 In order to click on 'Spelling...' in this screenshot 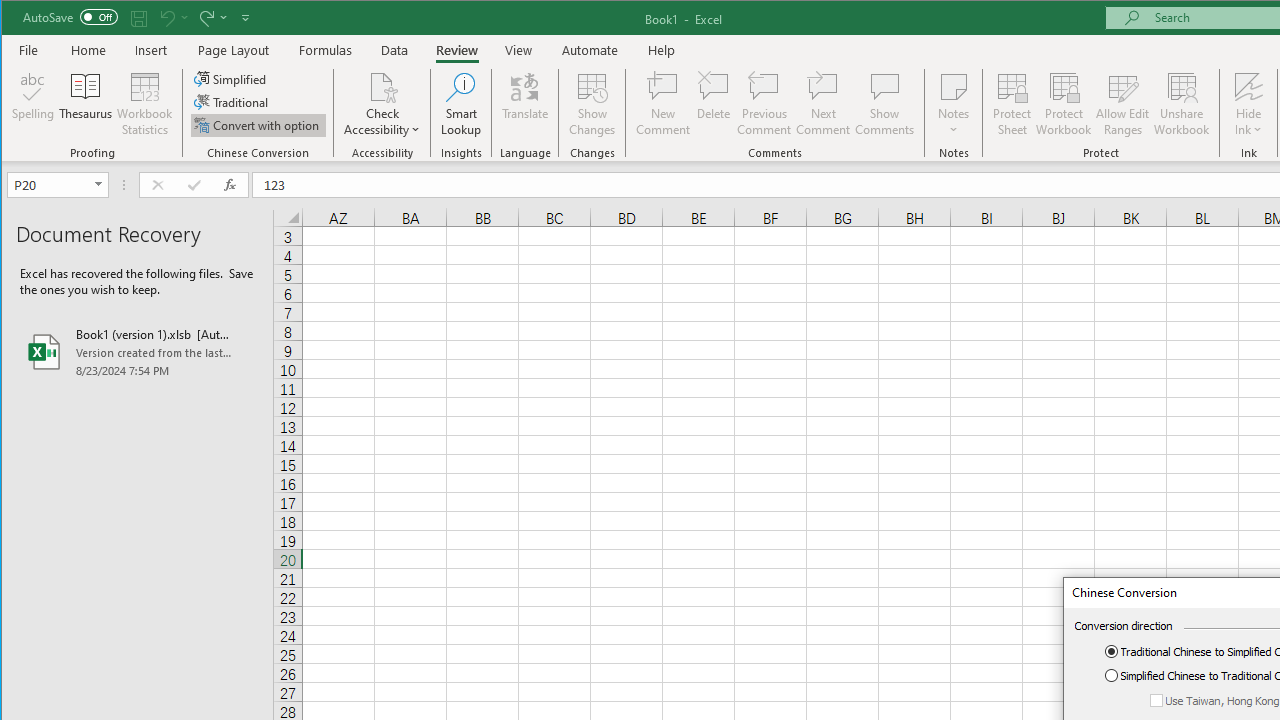, I will do `click(33, 104)`.